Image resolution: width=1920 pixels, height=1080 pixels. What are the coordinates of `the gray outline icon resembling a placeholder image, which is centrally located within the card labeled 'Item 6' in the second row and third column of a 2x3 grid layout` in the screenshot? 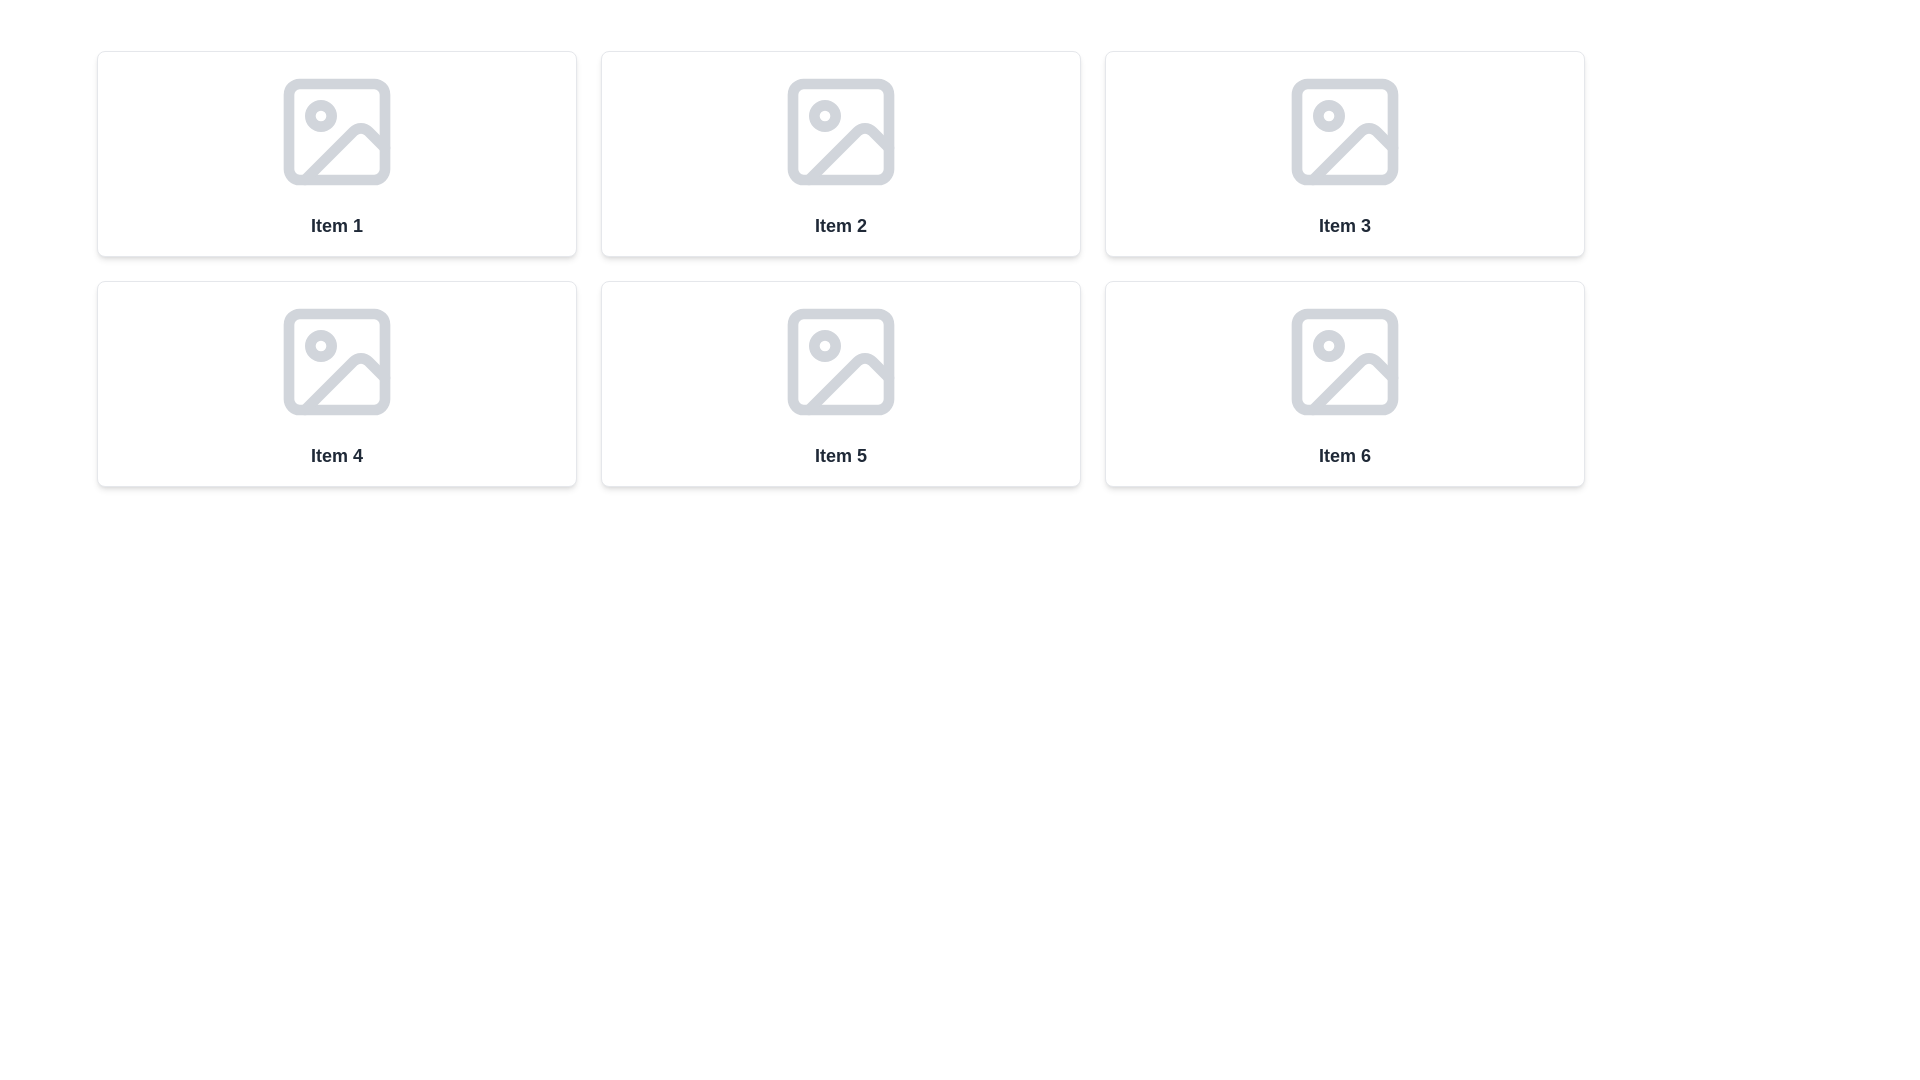 It's located at (1344, 362).